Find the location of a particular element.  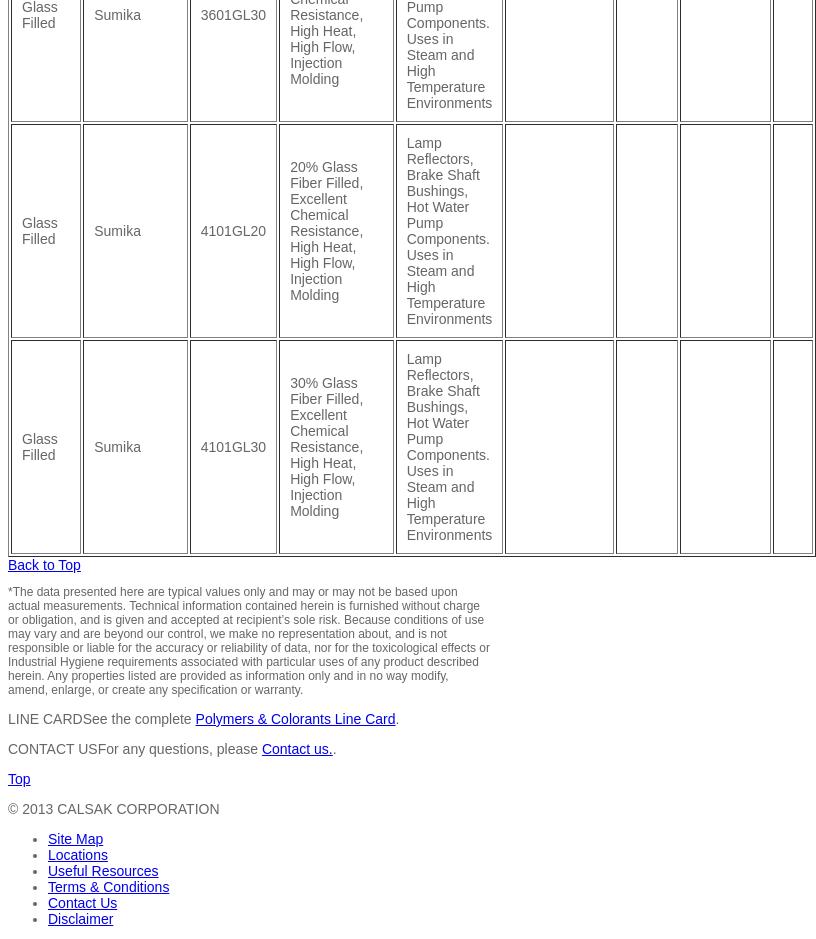

'Polymers & Colorants Line Card' is located at coordinates (293, 716).